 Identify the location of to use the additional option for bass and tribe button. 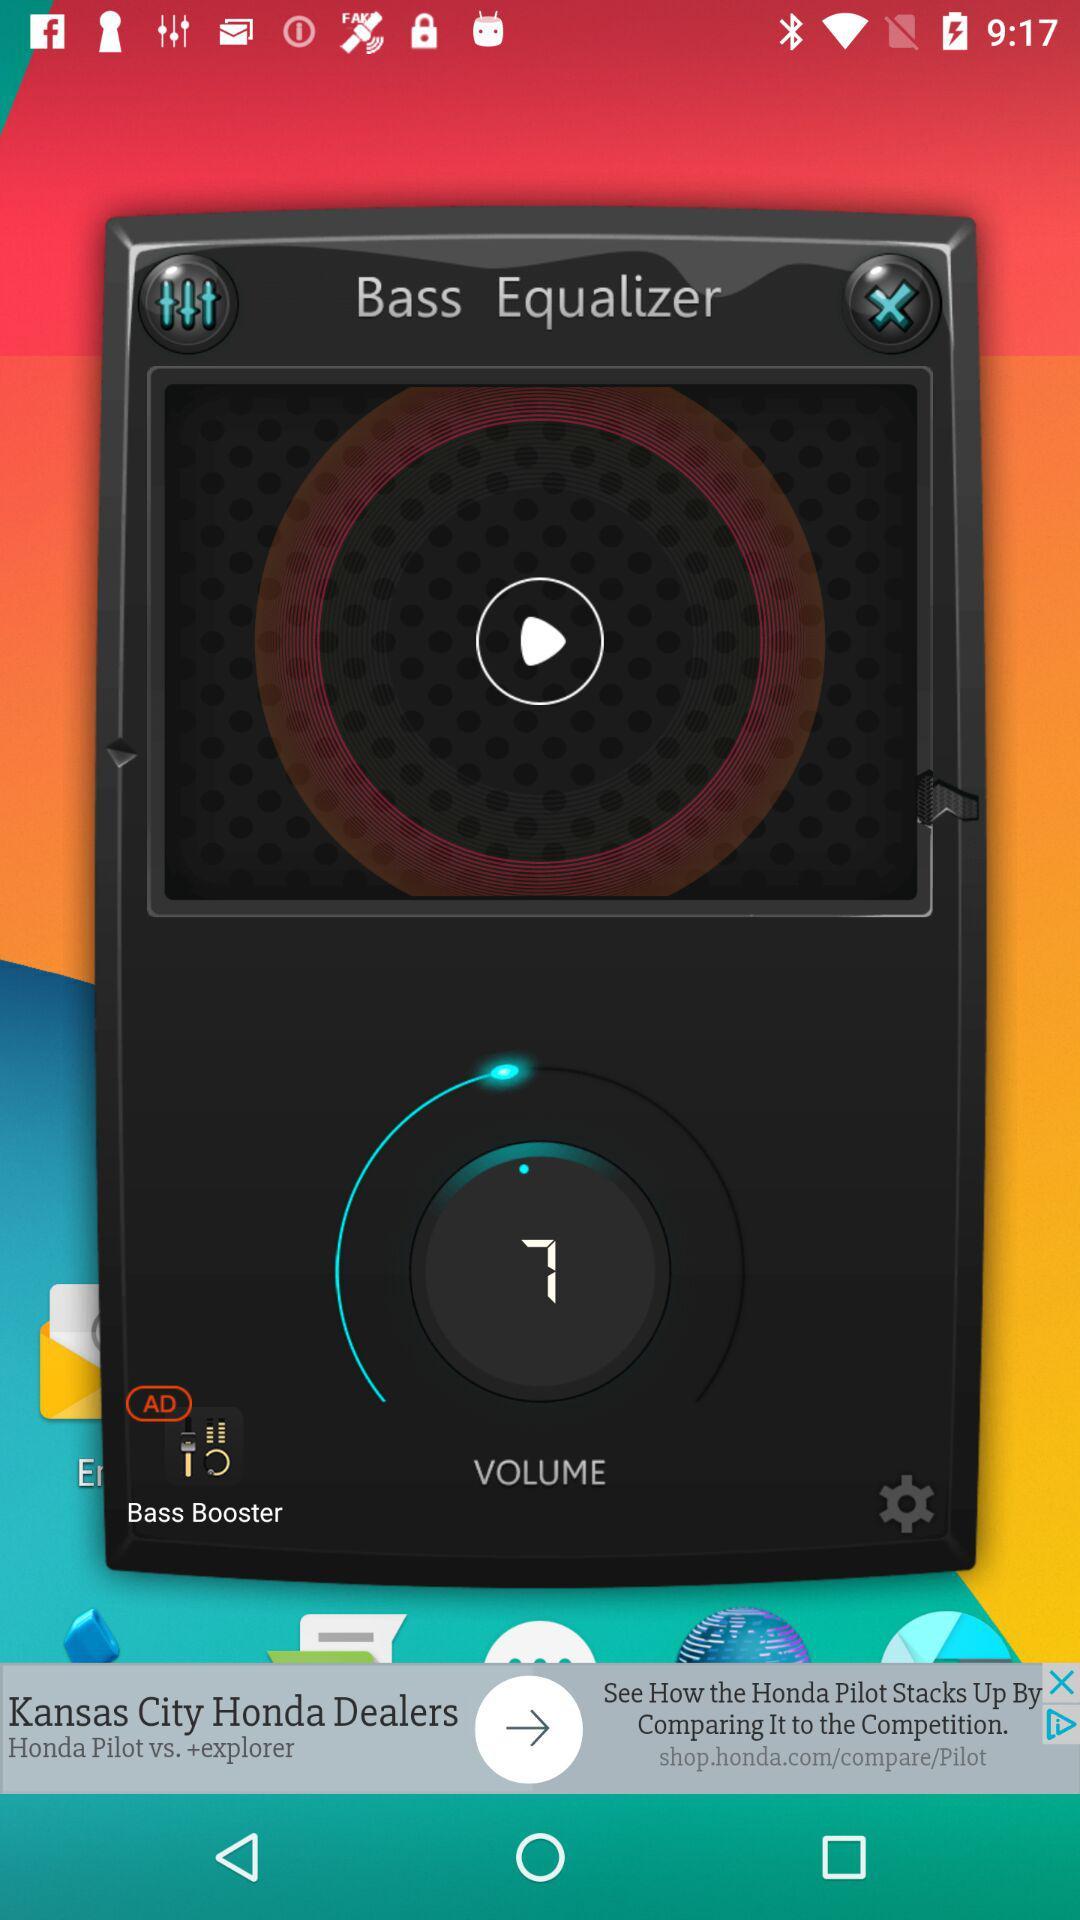
(188, 302).